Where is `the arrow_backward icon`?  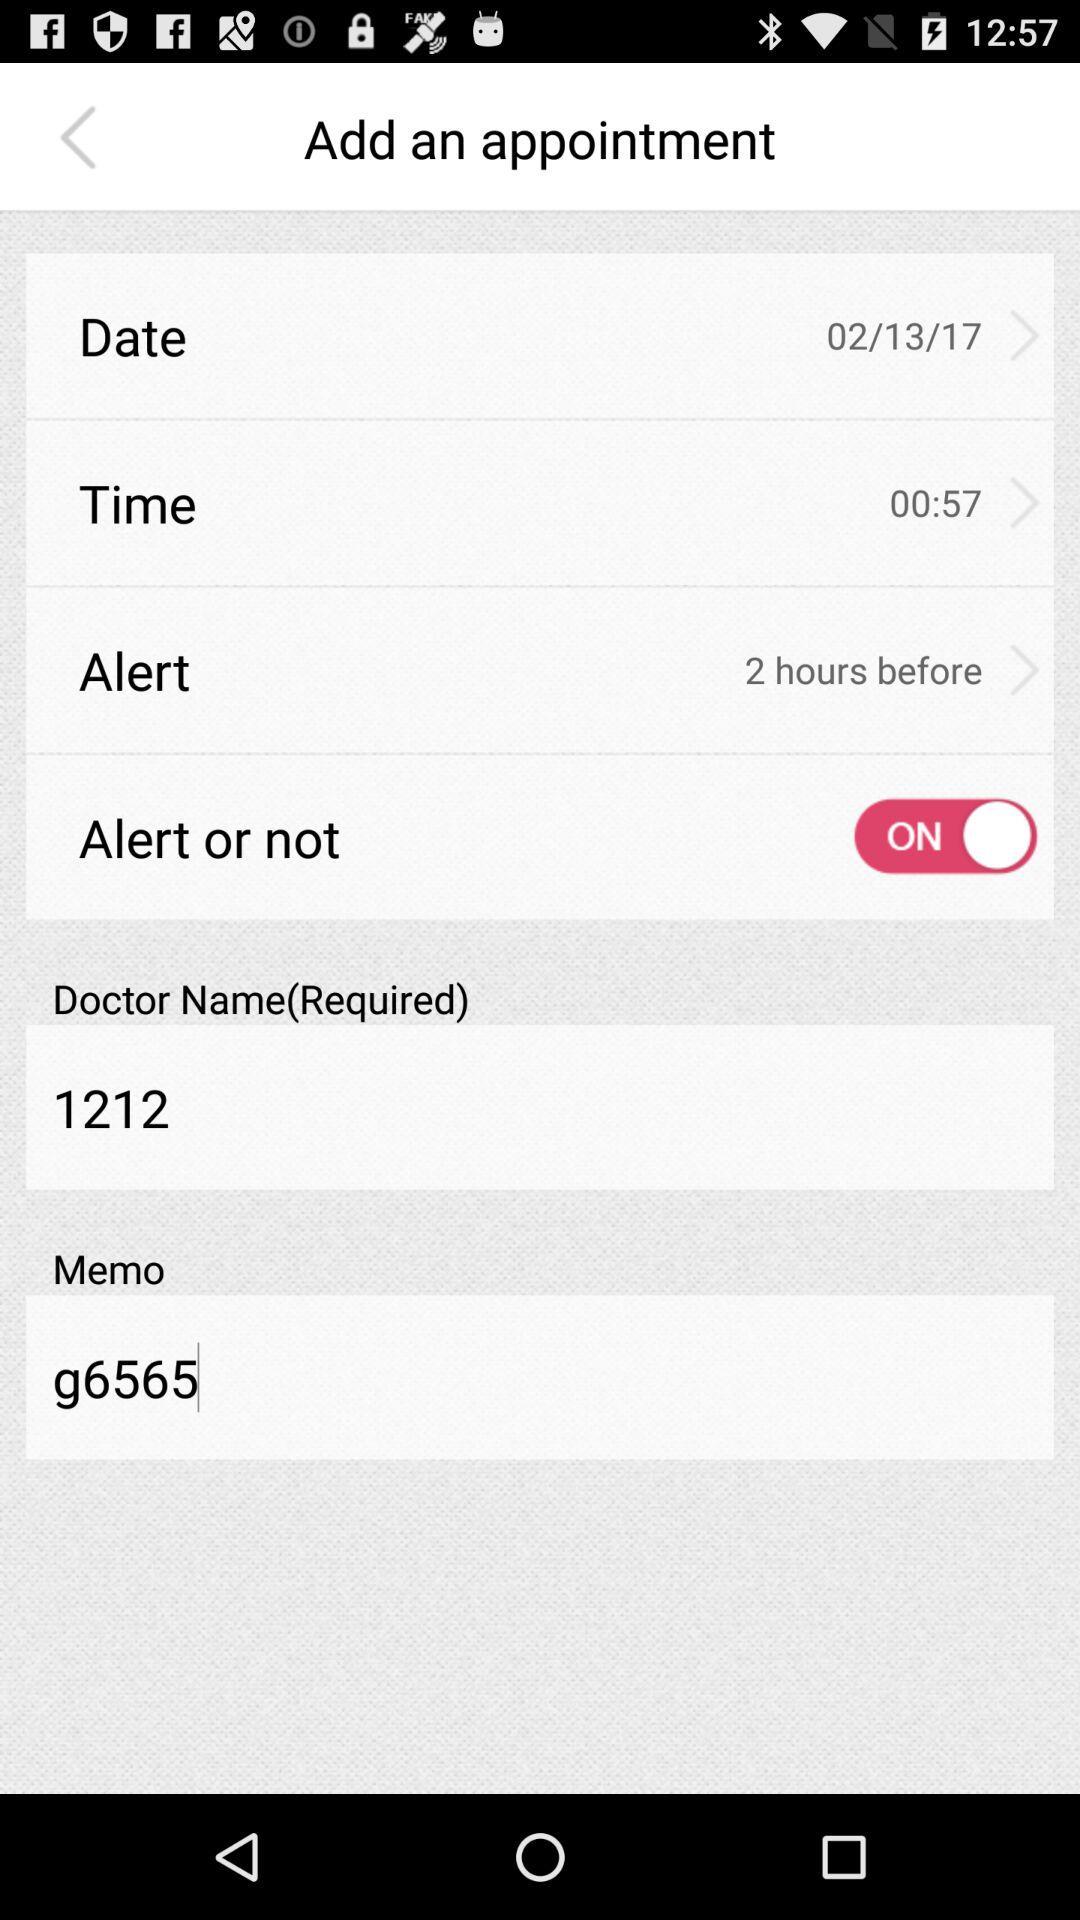 the arrow_backward icon is located at coordinates (82, 147).